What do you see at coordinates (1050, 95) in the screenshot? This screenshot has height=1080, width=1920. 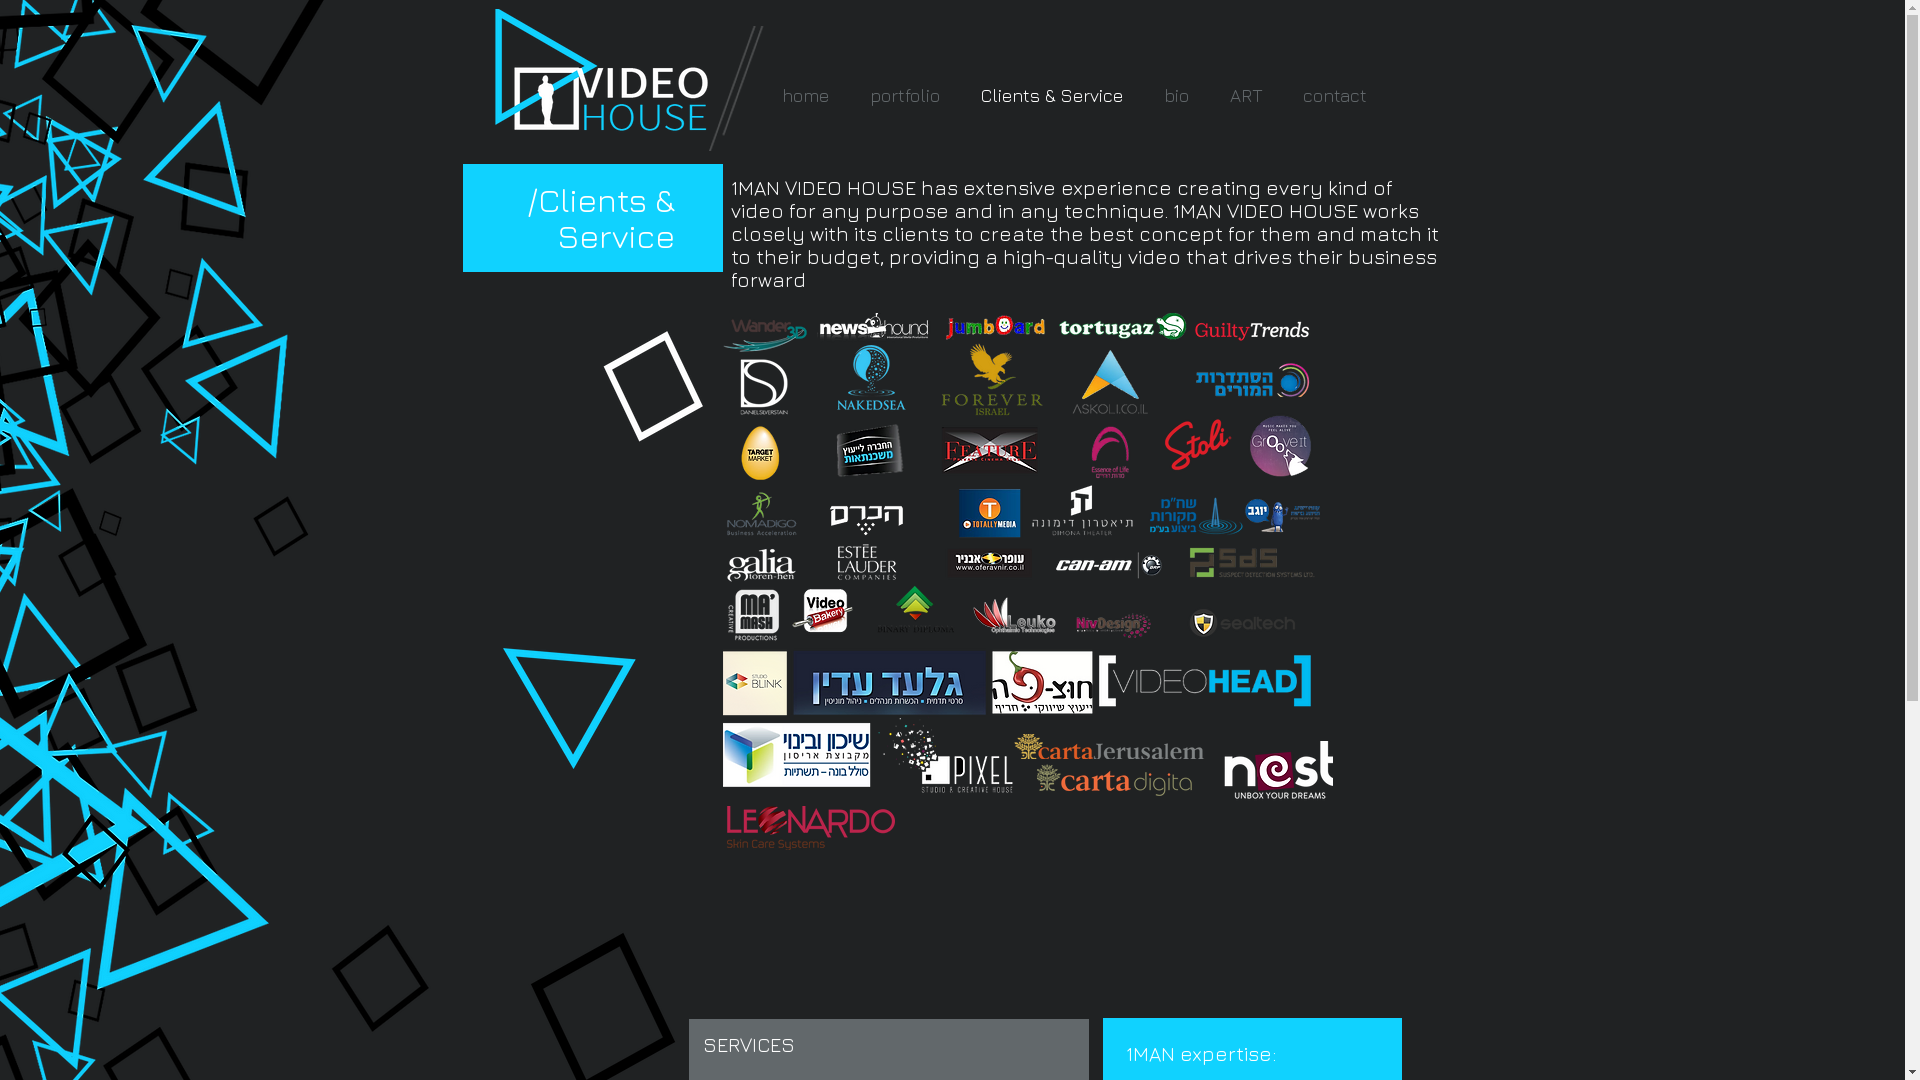 I see `'Clients & Service'` at bounding box center [1050, 95].